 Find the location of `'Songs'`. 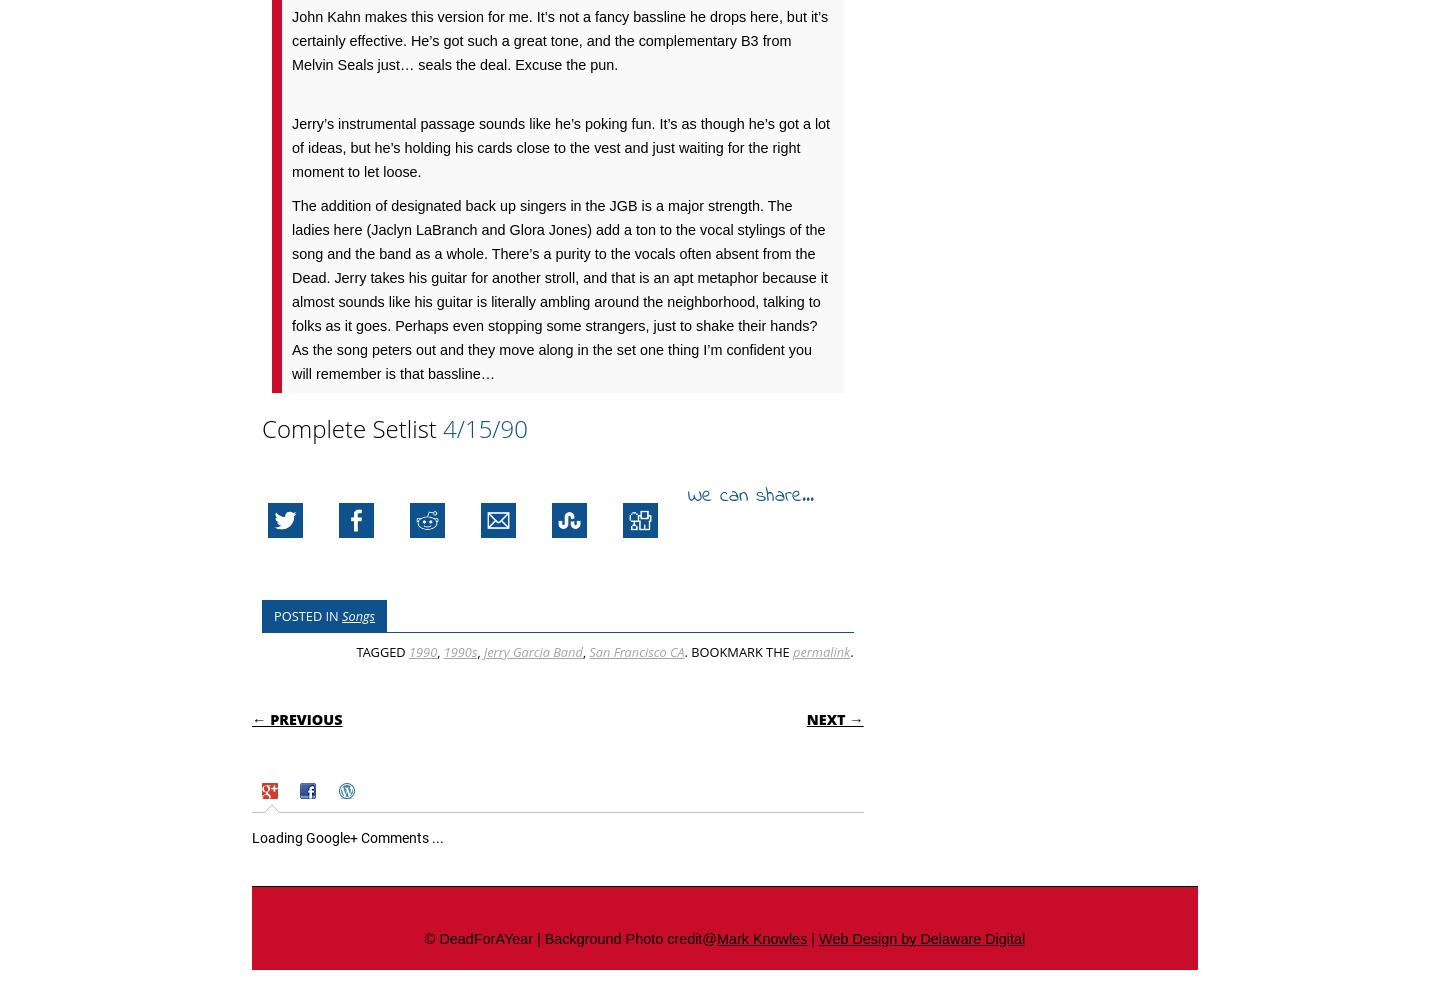

'Songs' is located at coordinates (358, 615).